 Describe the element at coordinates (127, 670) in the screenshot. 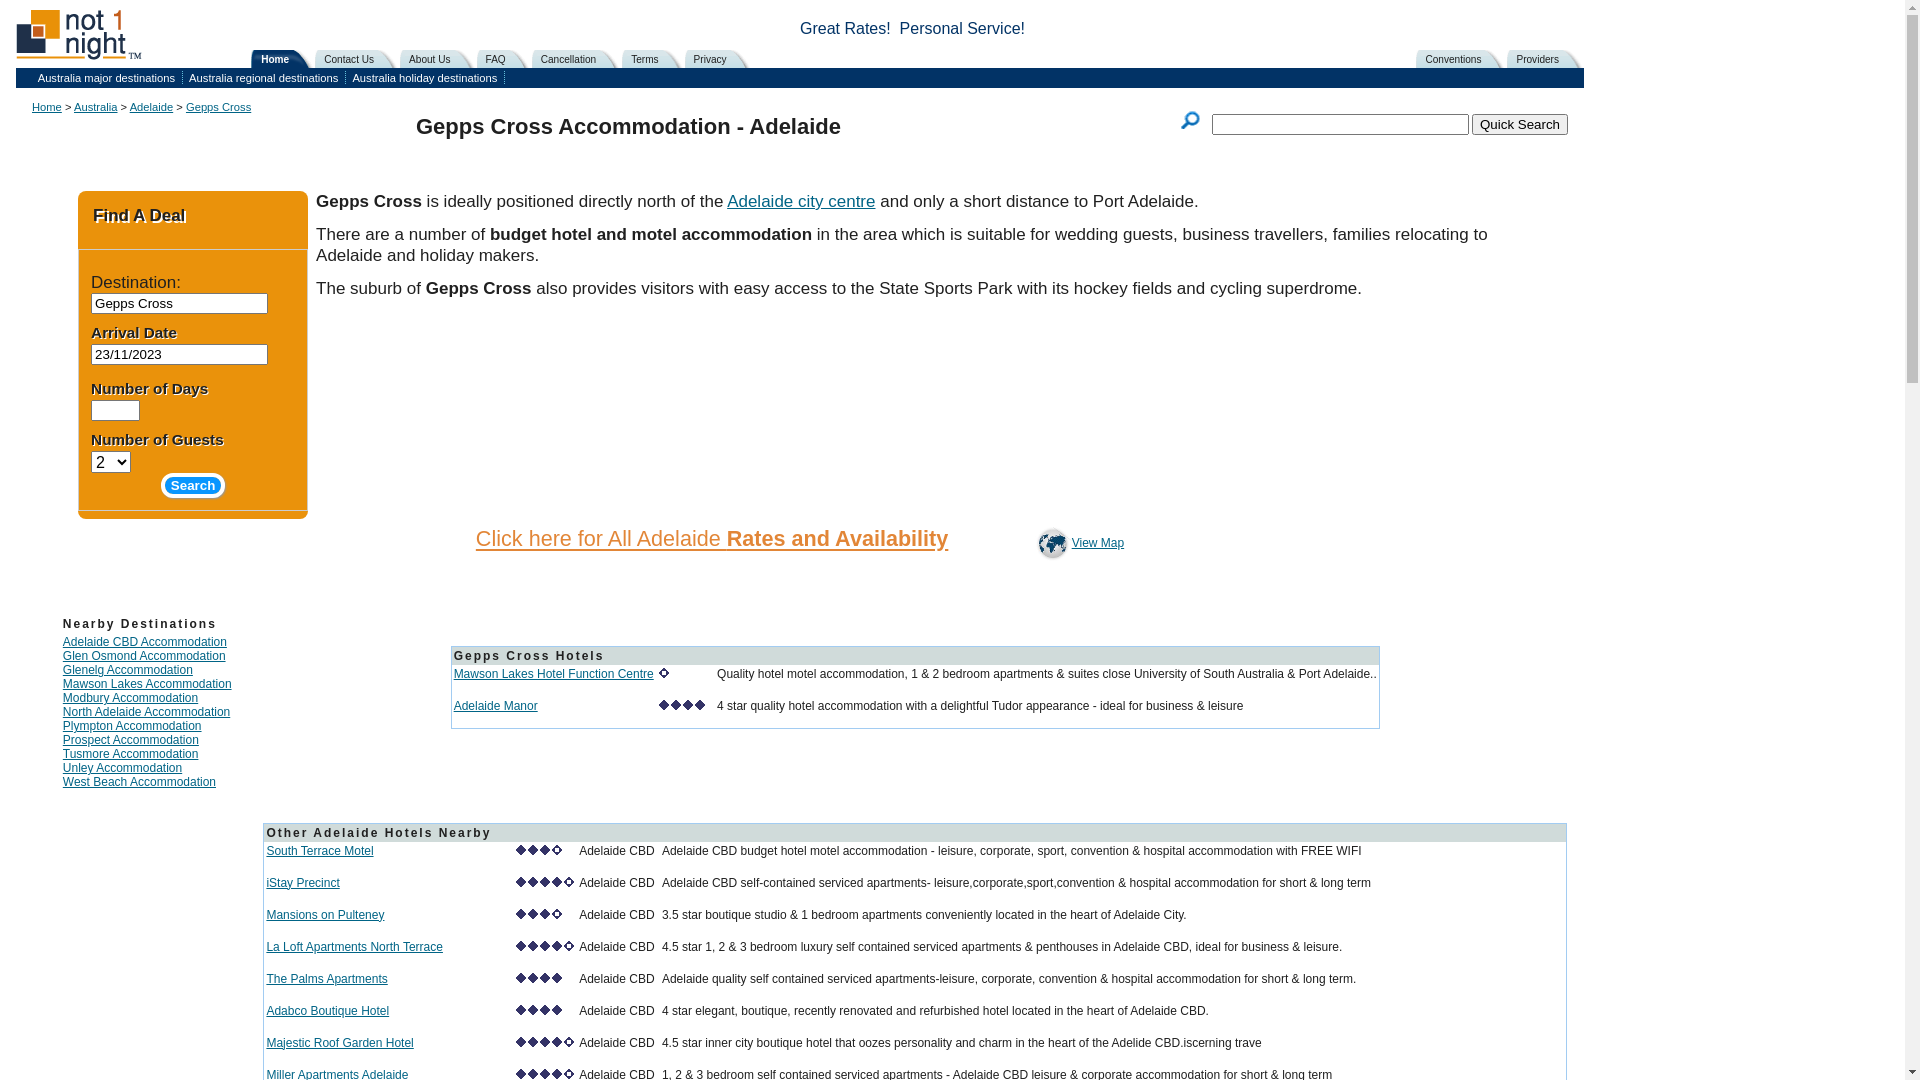

I see `'Glenelg Accommodation'` at that location.